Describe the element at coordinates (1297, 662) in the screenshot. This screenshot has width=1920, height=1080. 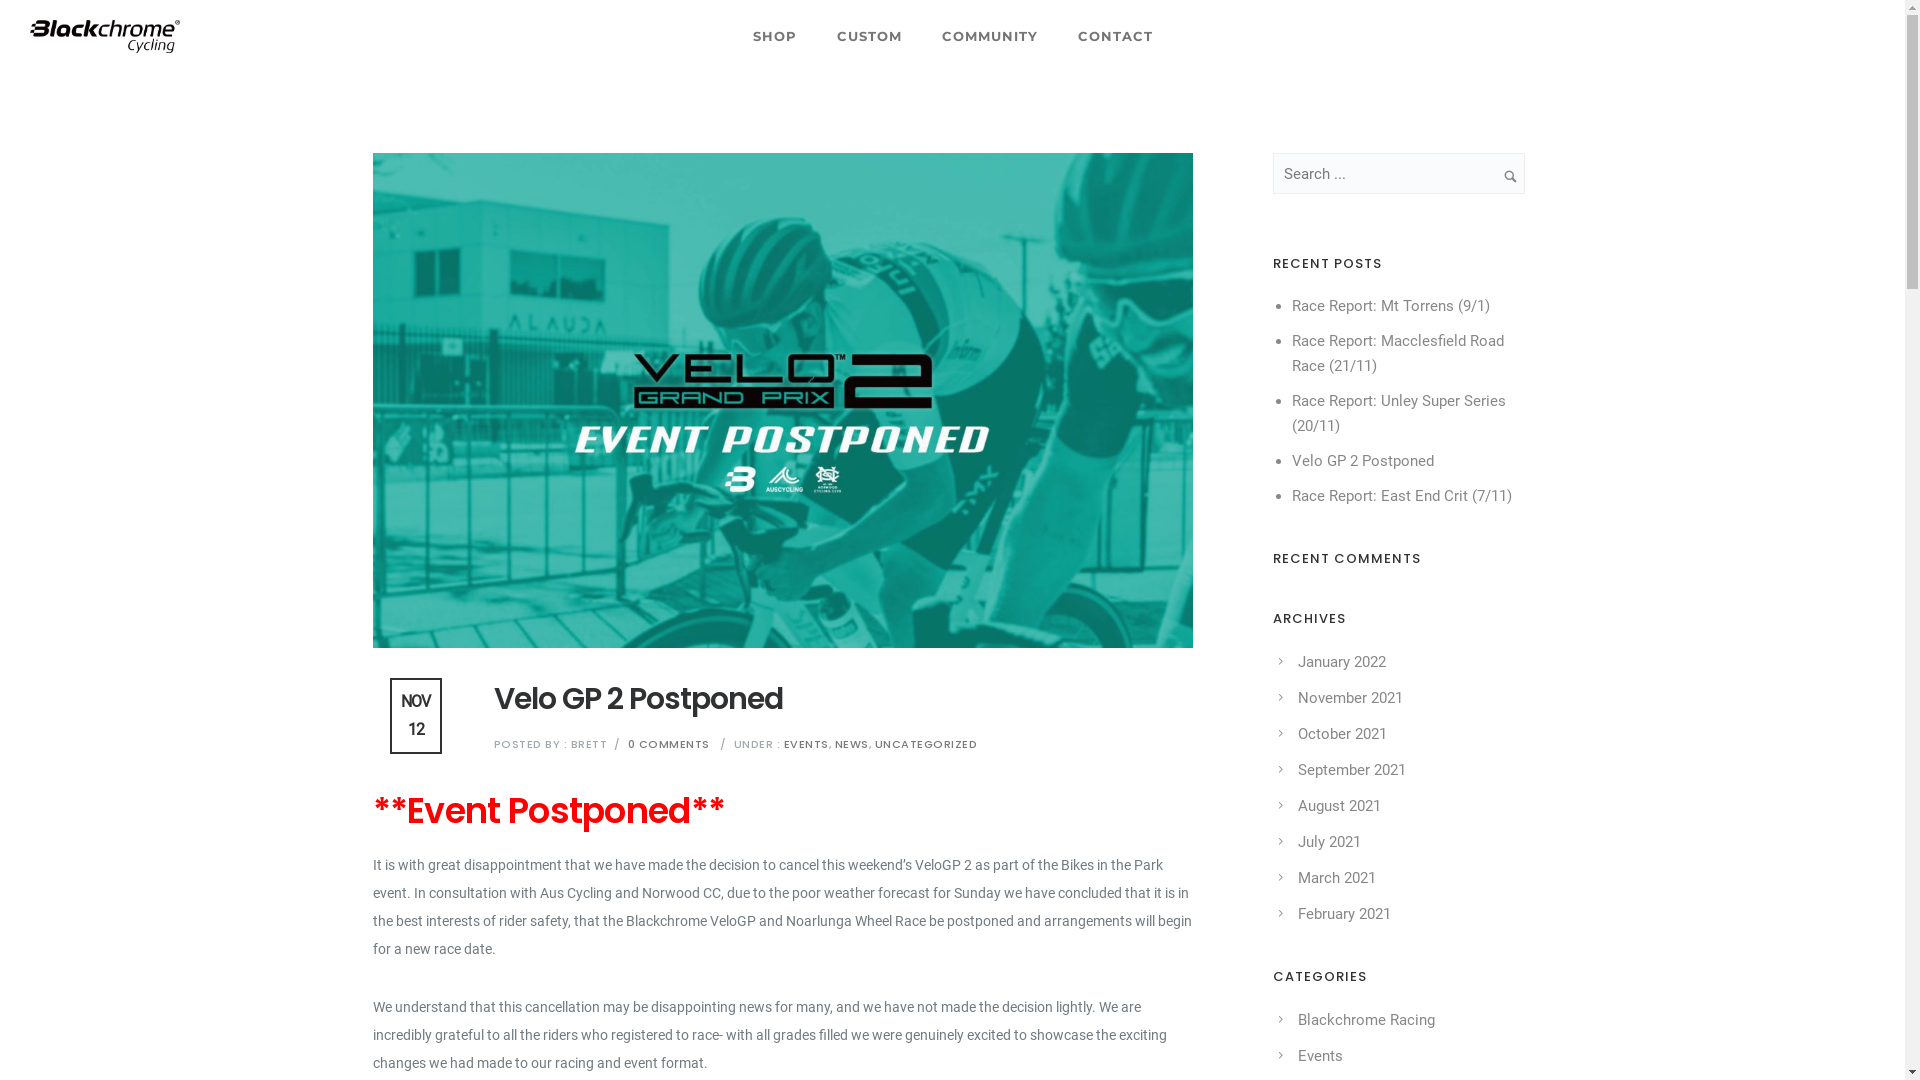
I see `'January 2022'` at that location.